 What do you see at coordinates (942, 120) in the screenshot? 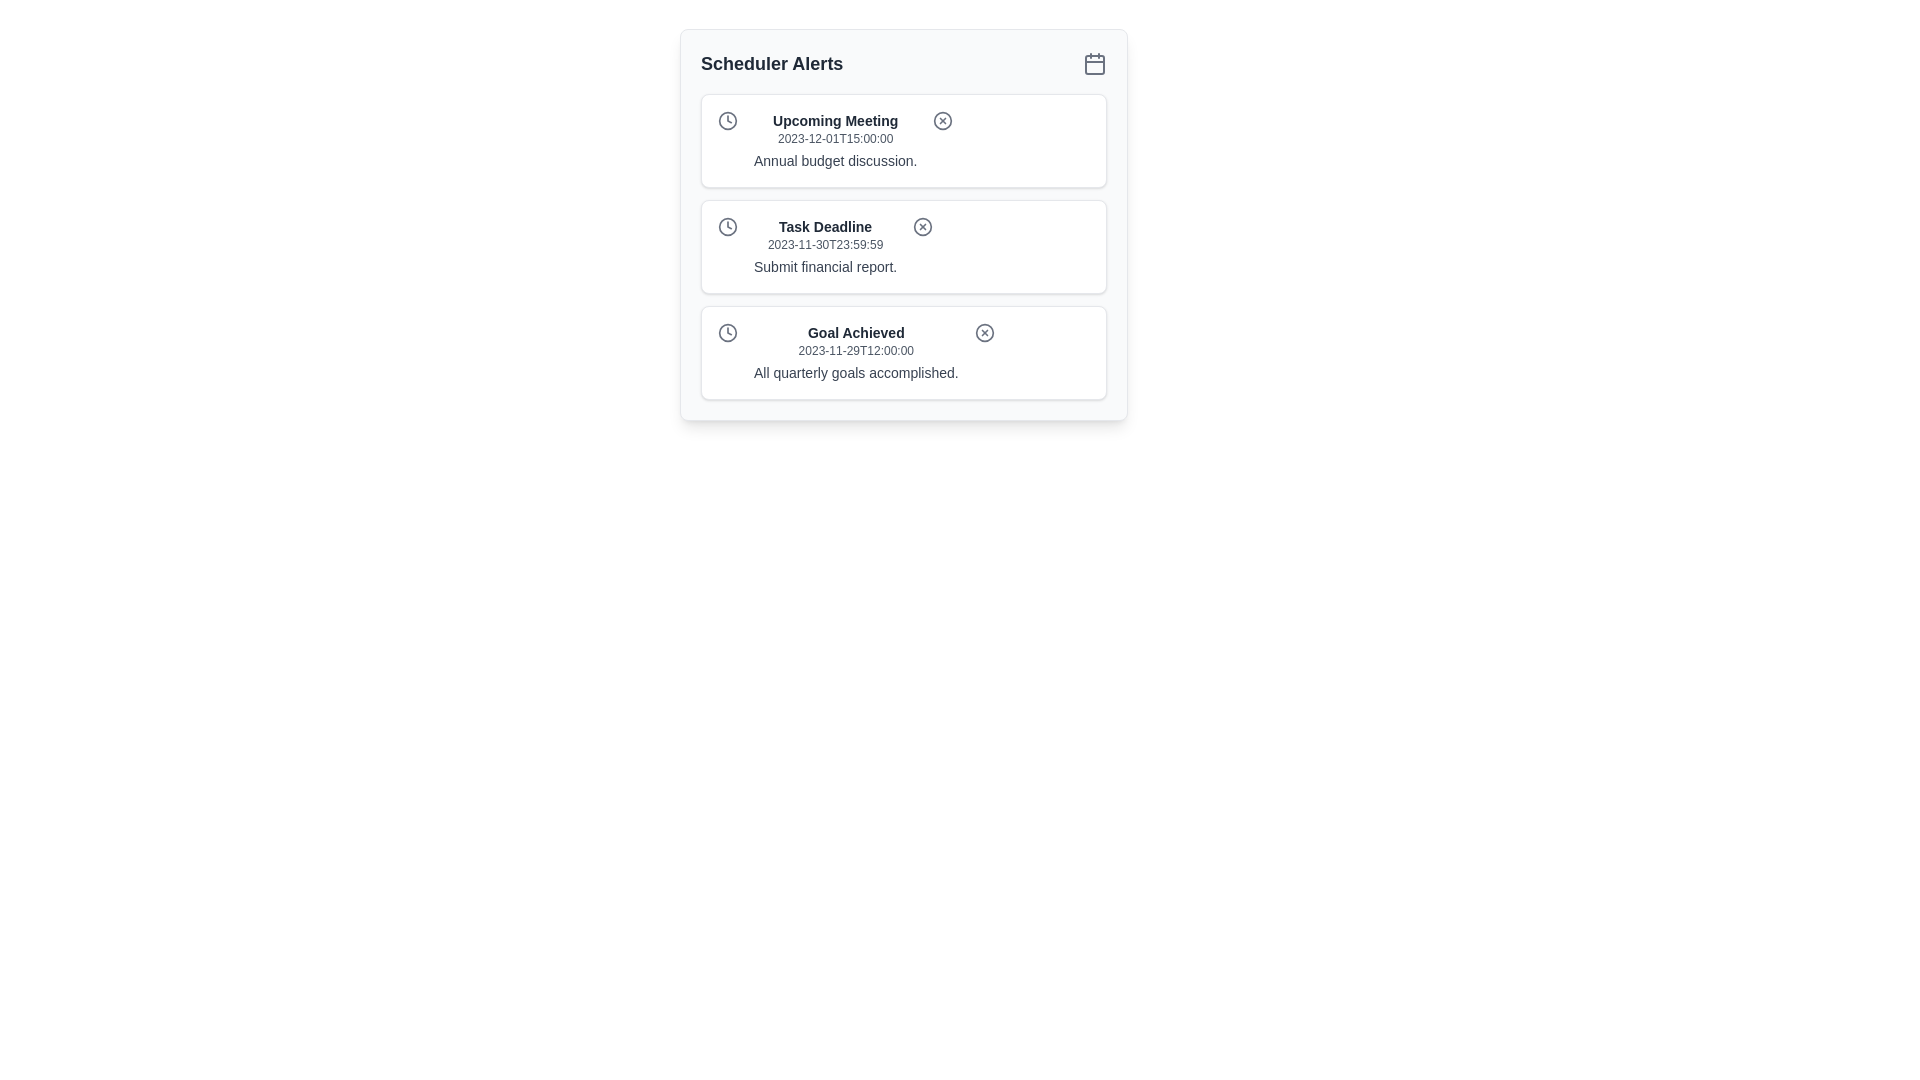
I see `the circular shape within the SVG icon of a cross symbol, located next to the first item in the list, adjacent to the text 'Upcoming Meeting'` at bounding box center [942, 120].